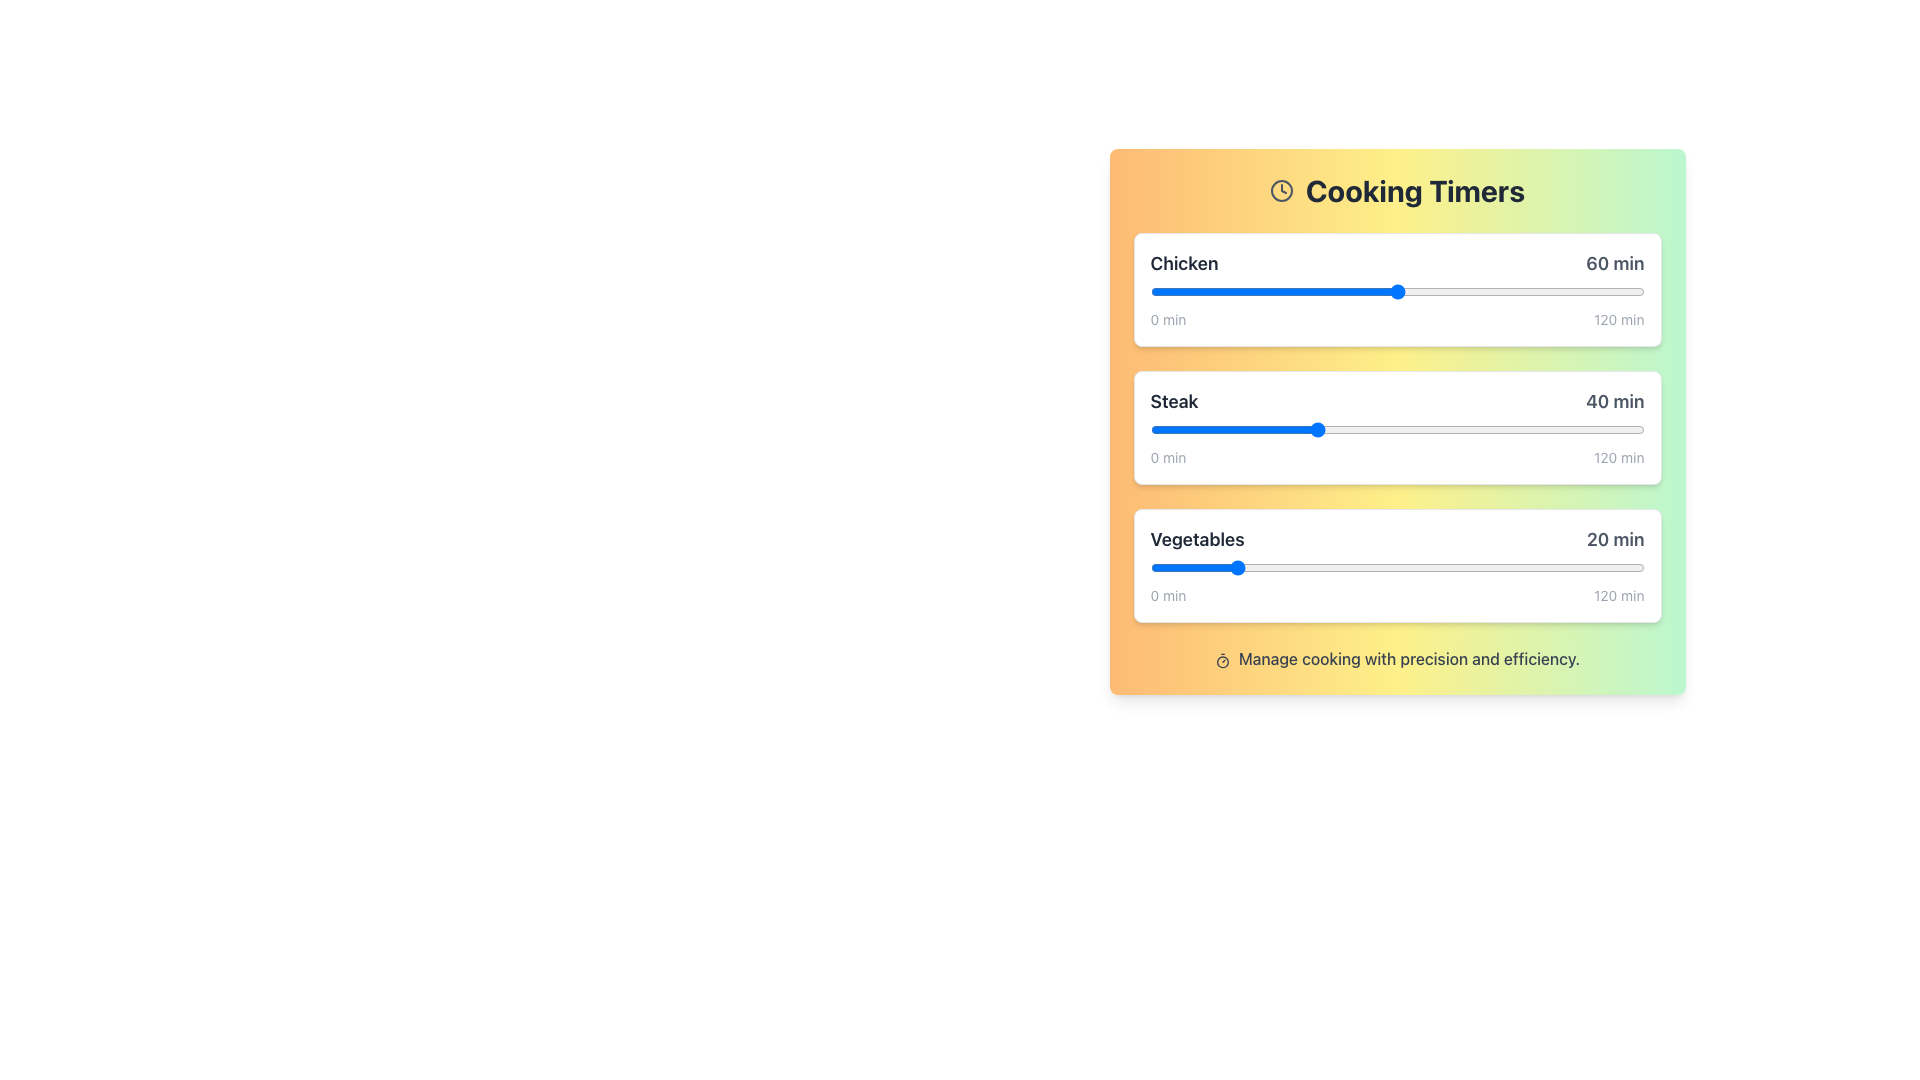 The height and width of the screenshot is (1080, 1920). I want to click on cooking time for steak, so click(1352, 428).